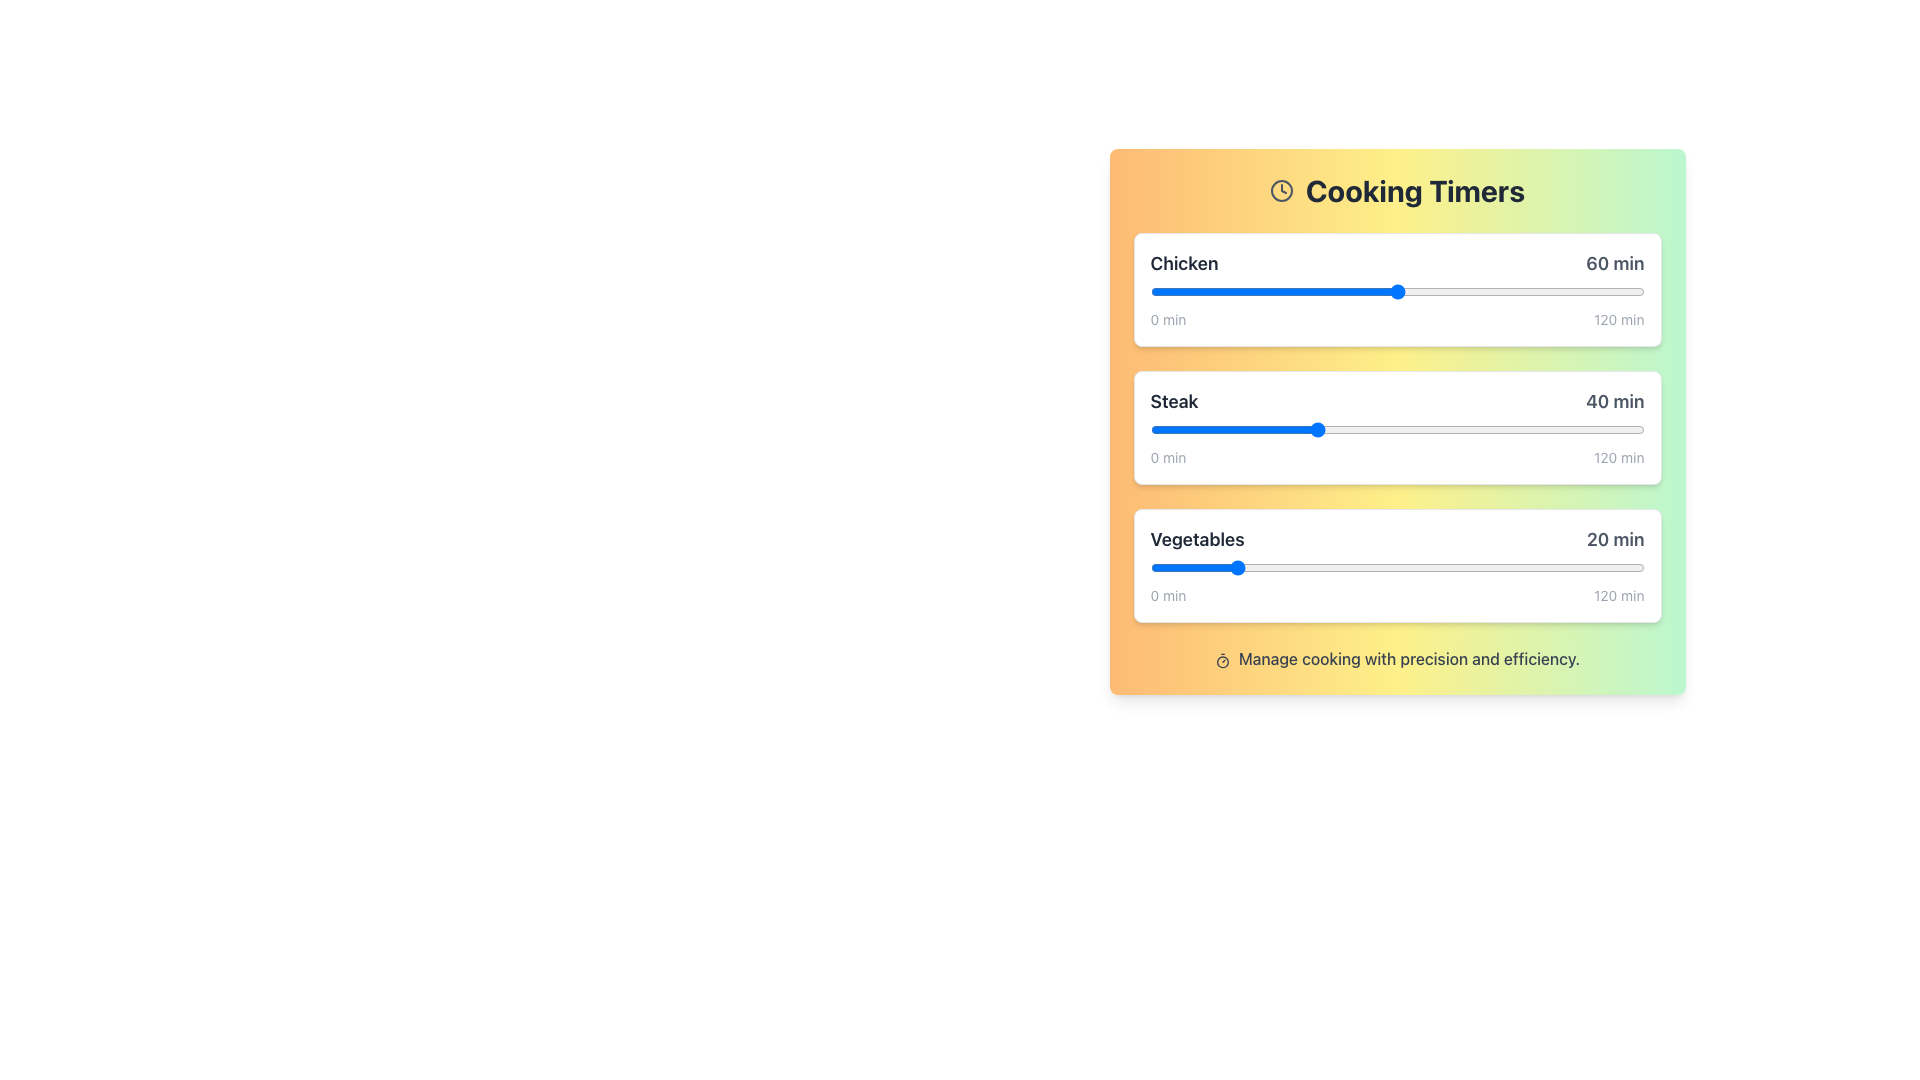 The height and width of the screenshot is (1080, 1920). I want to click on cooking time for steak, so click(1352, 428).